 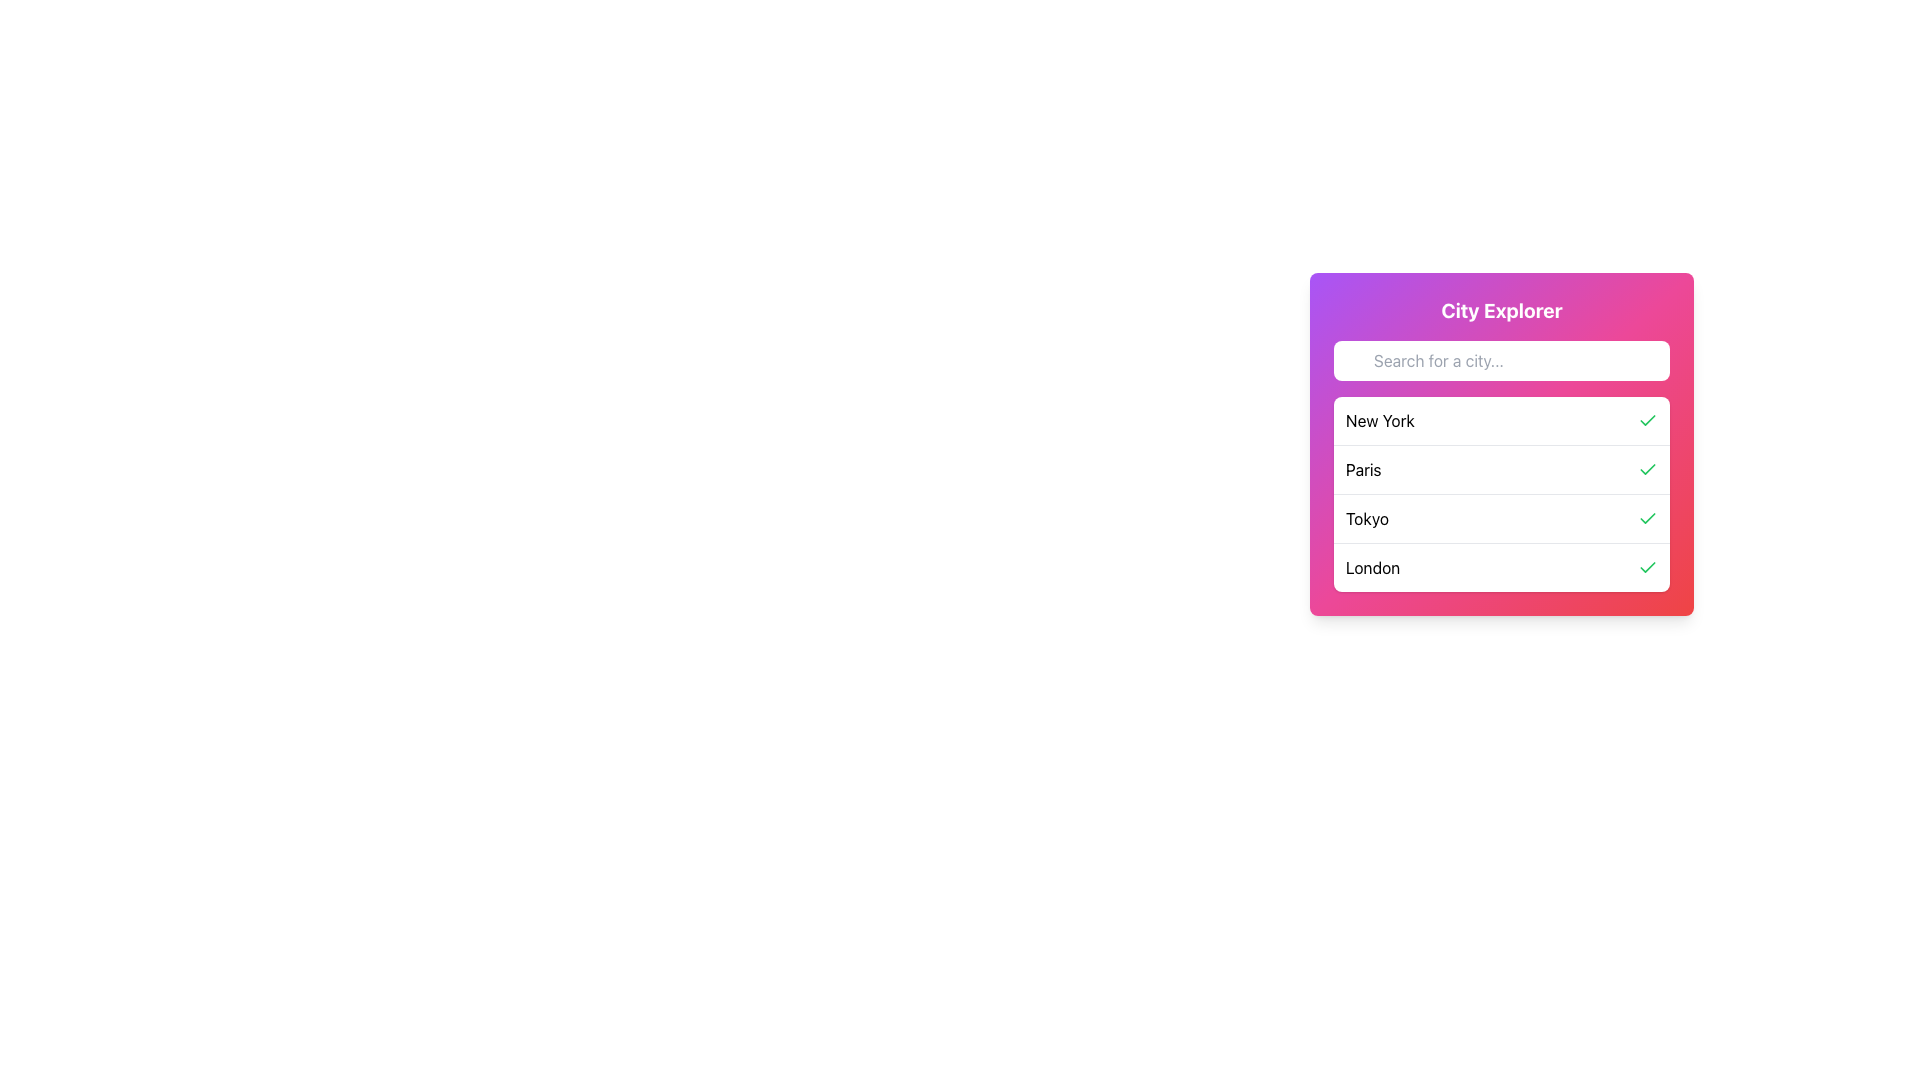 What do you see at coordinates (1502, 567) in the screenshot?
I see `the list item labeled 'London', which is the fourth item in the list` at bounding box center [1502, 567].